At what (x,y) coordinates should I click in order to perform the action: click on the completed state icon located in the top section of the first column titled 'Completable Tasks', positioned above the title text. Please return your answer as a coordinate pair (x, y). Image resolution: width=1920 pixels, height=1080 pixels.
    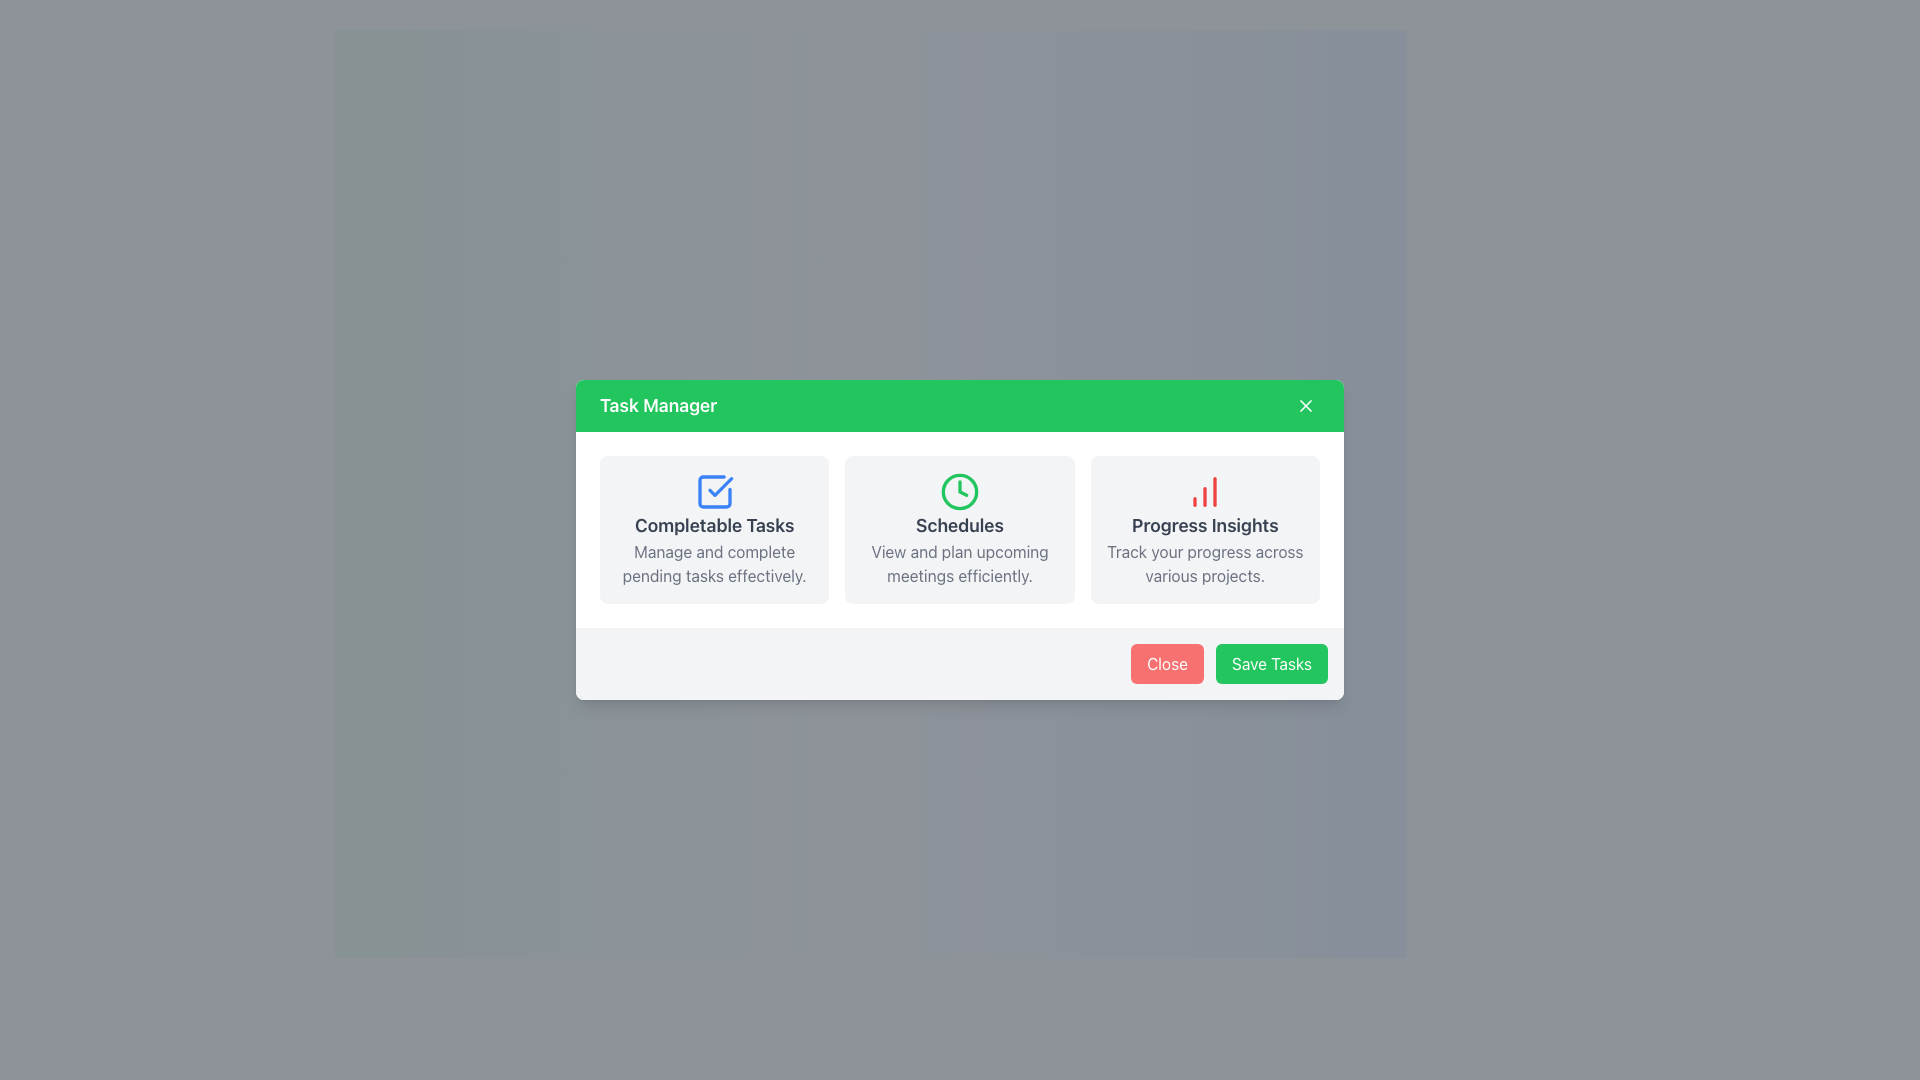
    Looking at the image, I should click on (714, 492).